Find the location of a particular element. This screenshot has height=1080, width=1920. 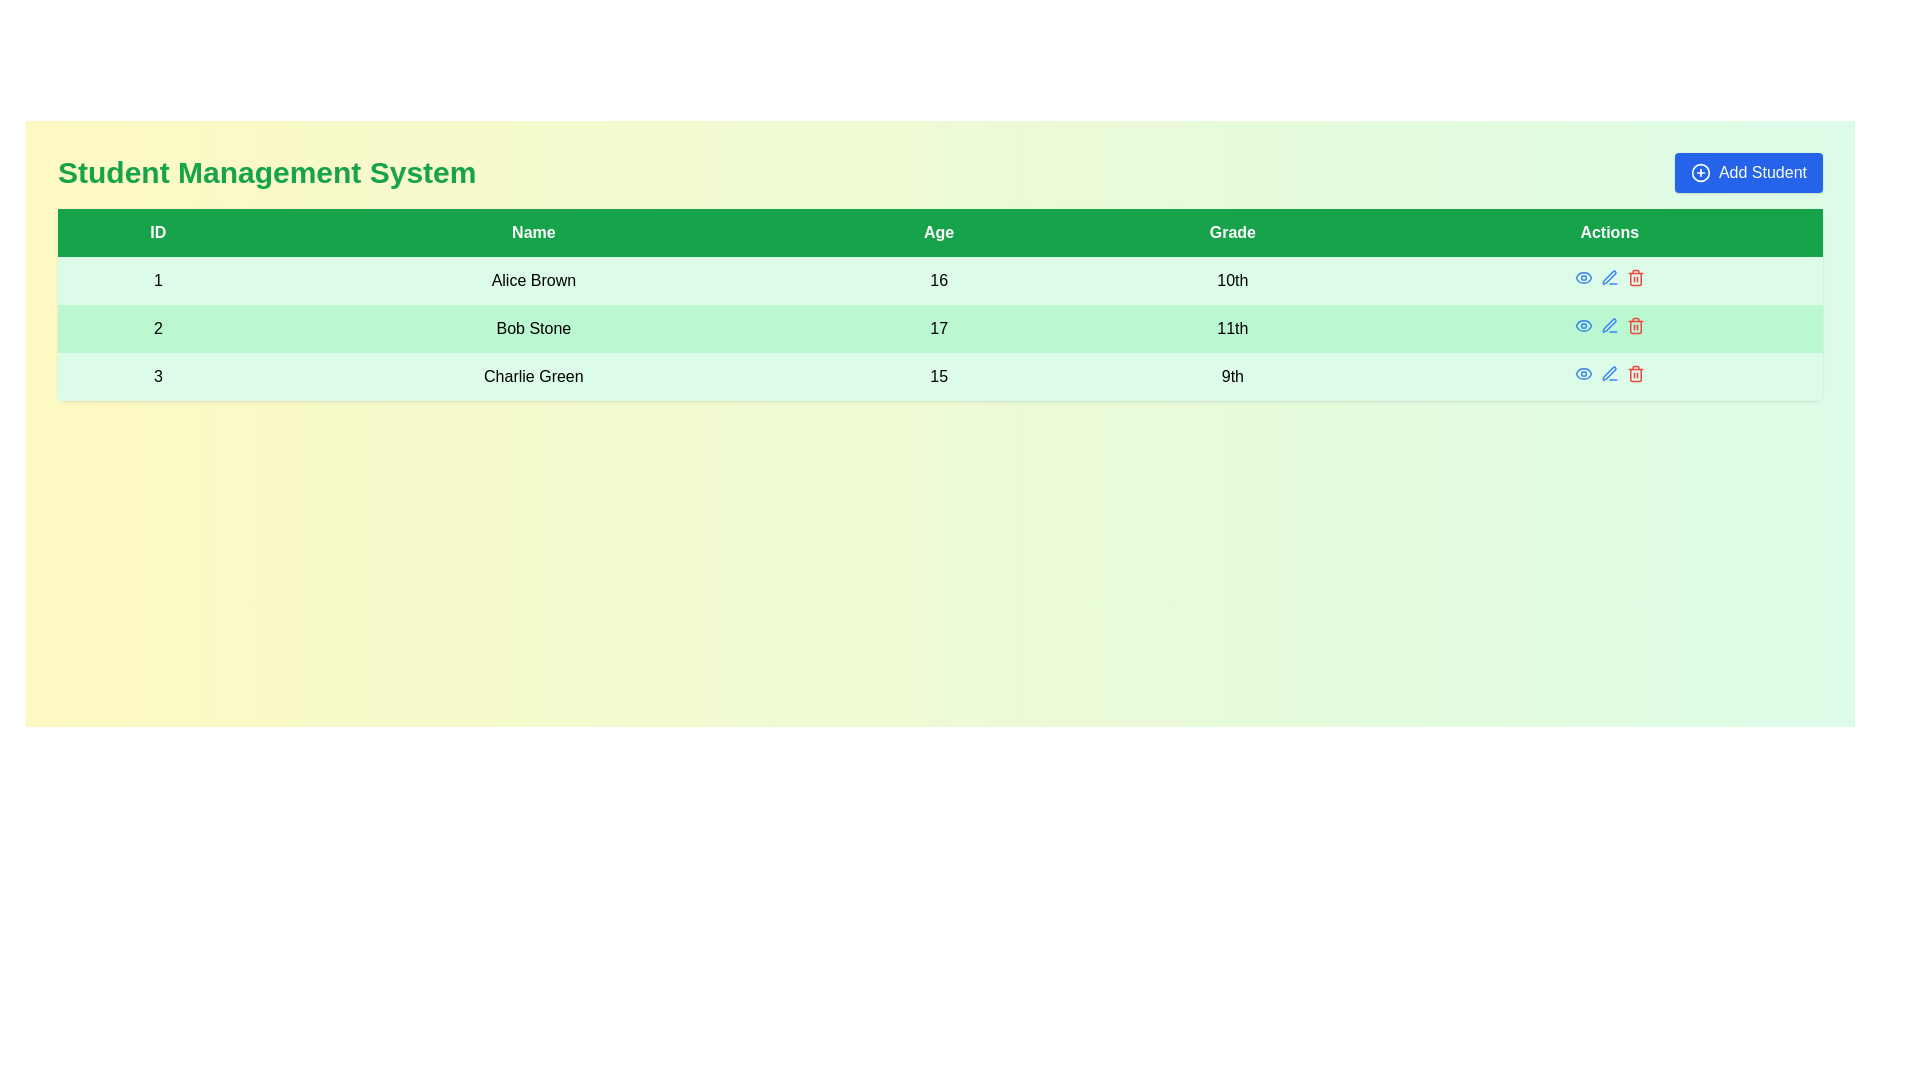

the interactive icon in the 'Actions' column of the table for student 'Bob Stone' is located at coordinates (1582, 277).